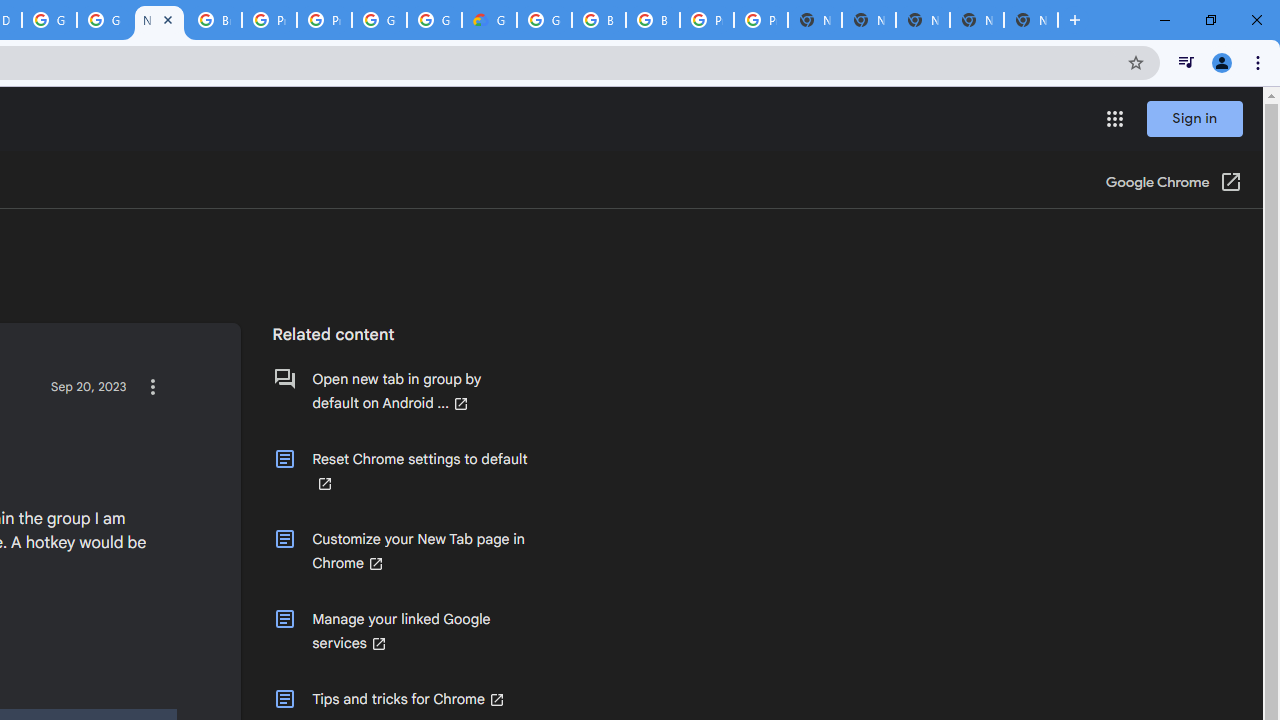  What do you see at coordinates (489, 20) in the screenshot?
I see `'Google Cloud Estimate Summary'` at bounding box center [489, 20].